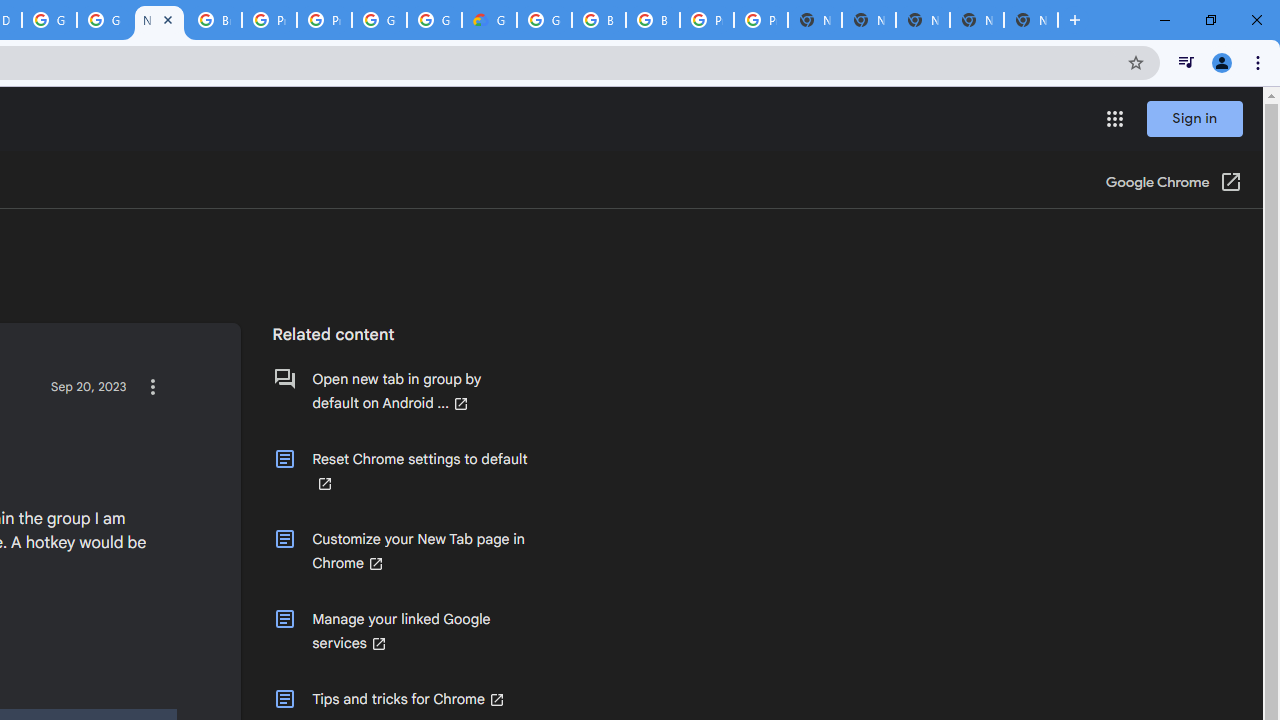  What do you see at coordinates (489, 20) in the screenshot?
I see `'Google Cloud Estimate Summary'` at bounding box center [489, 20].